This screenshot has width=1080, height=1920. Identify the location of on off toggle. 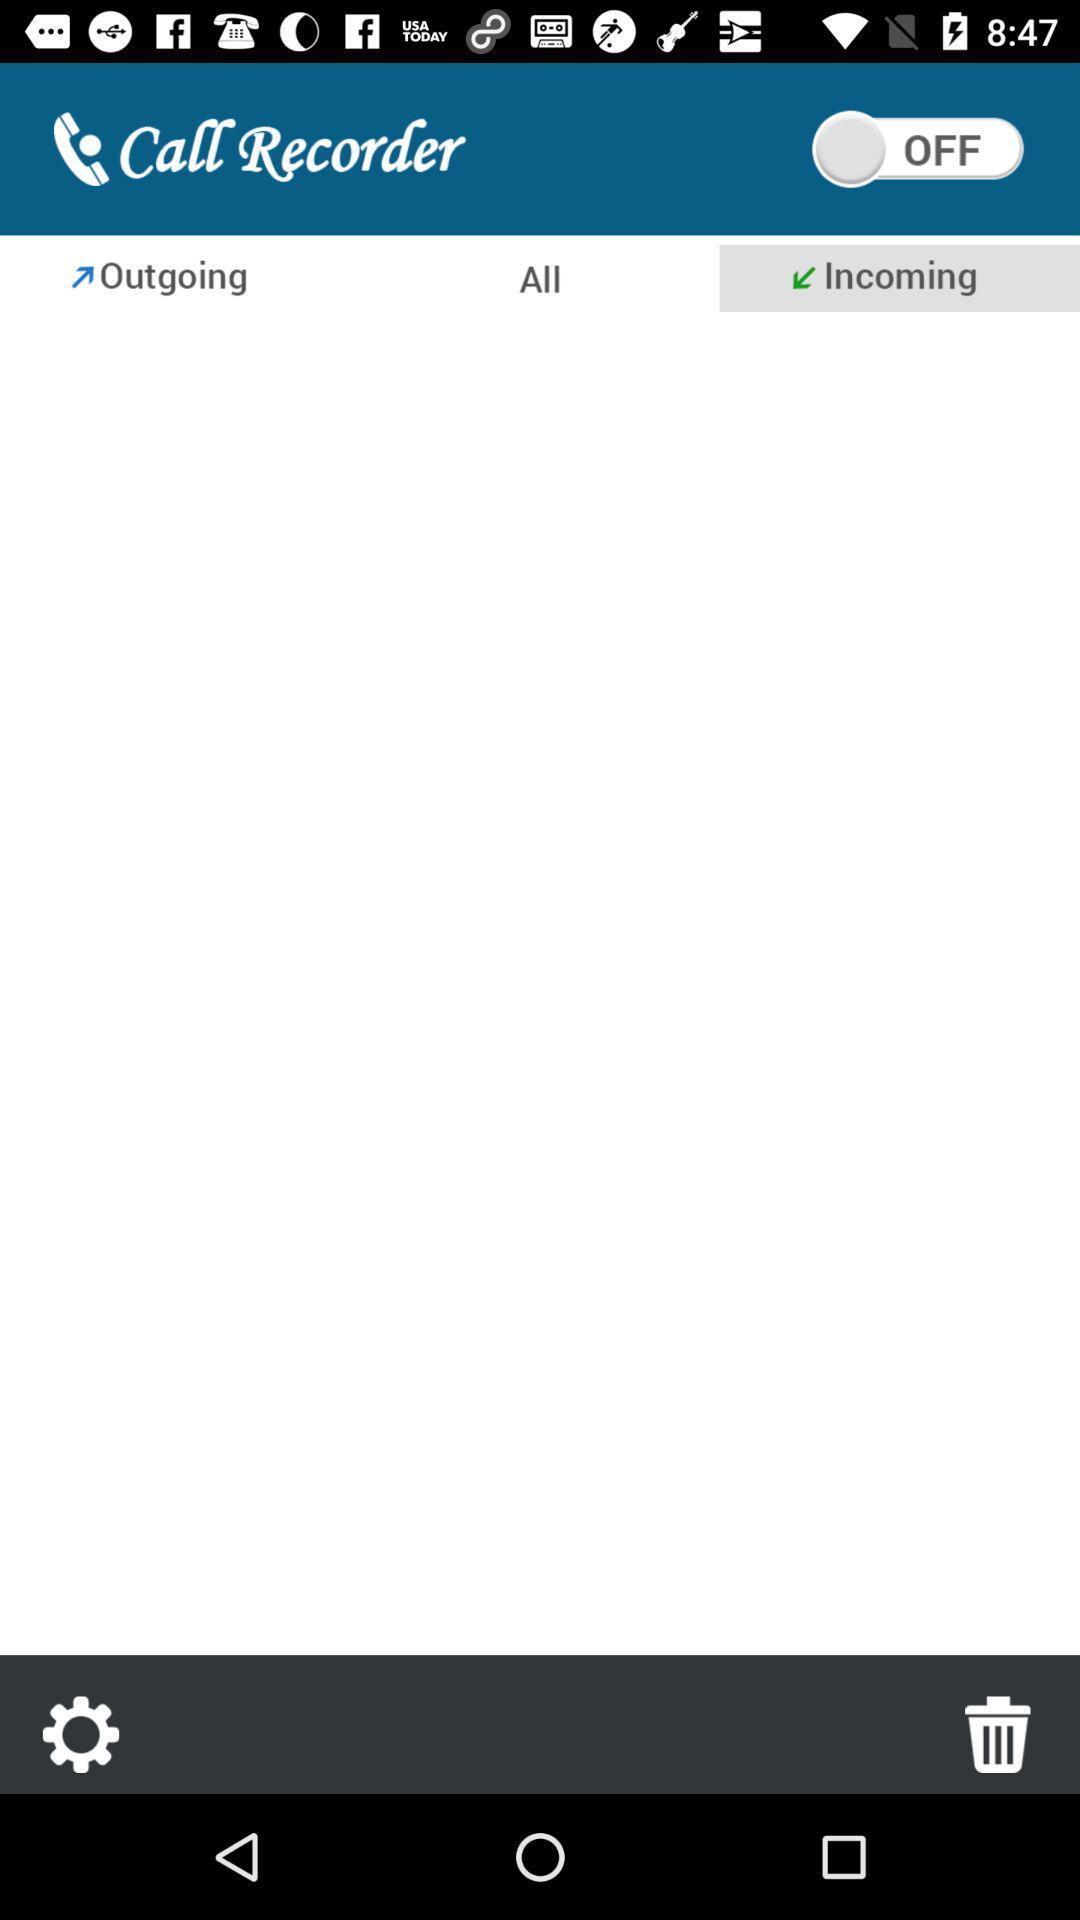
(918, 148).